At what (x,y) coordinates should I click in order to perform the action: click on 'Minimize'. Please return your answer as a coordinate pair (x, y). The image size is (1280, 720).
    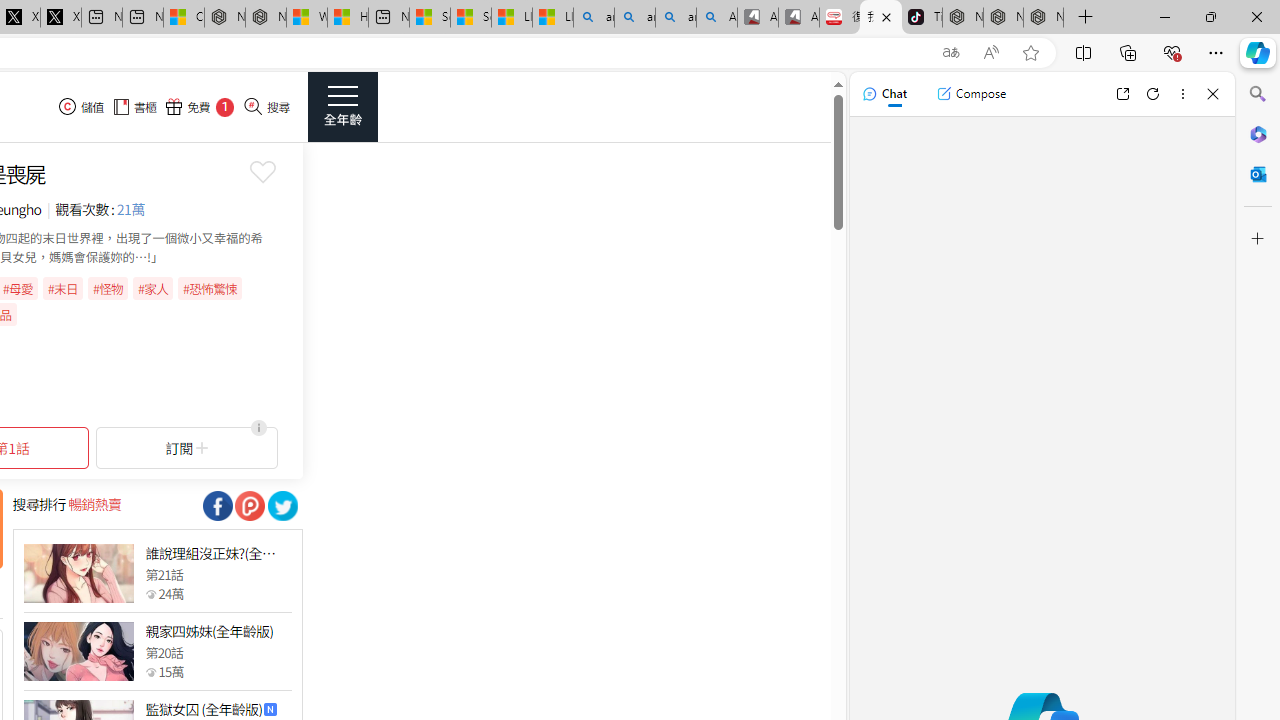
    Looking at the image, I should click on (1164, 16).